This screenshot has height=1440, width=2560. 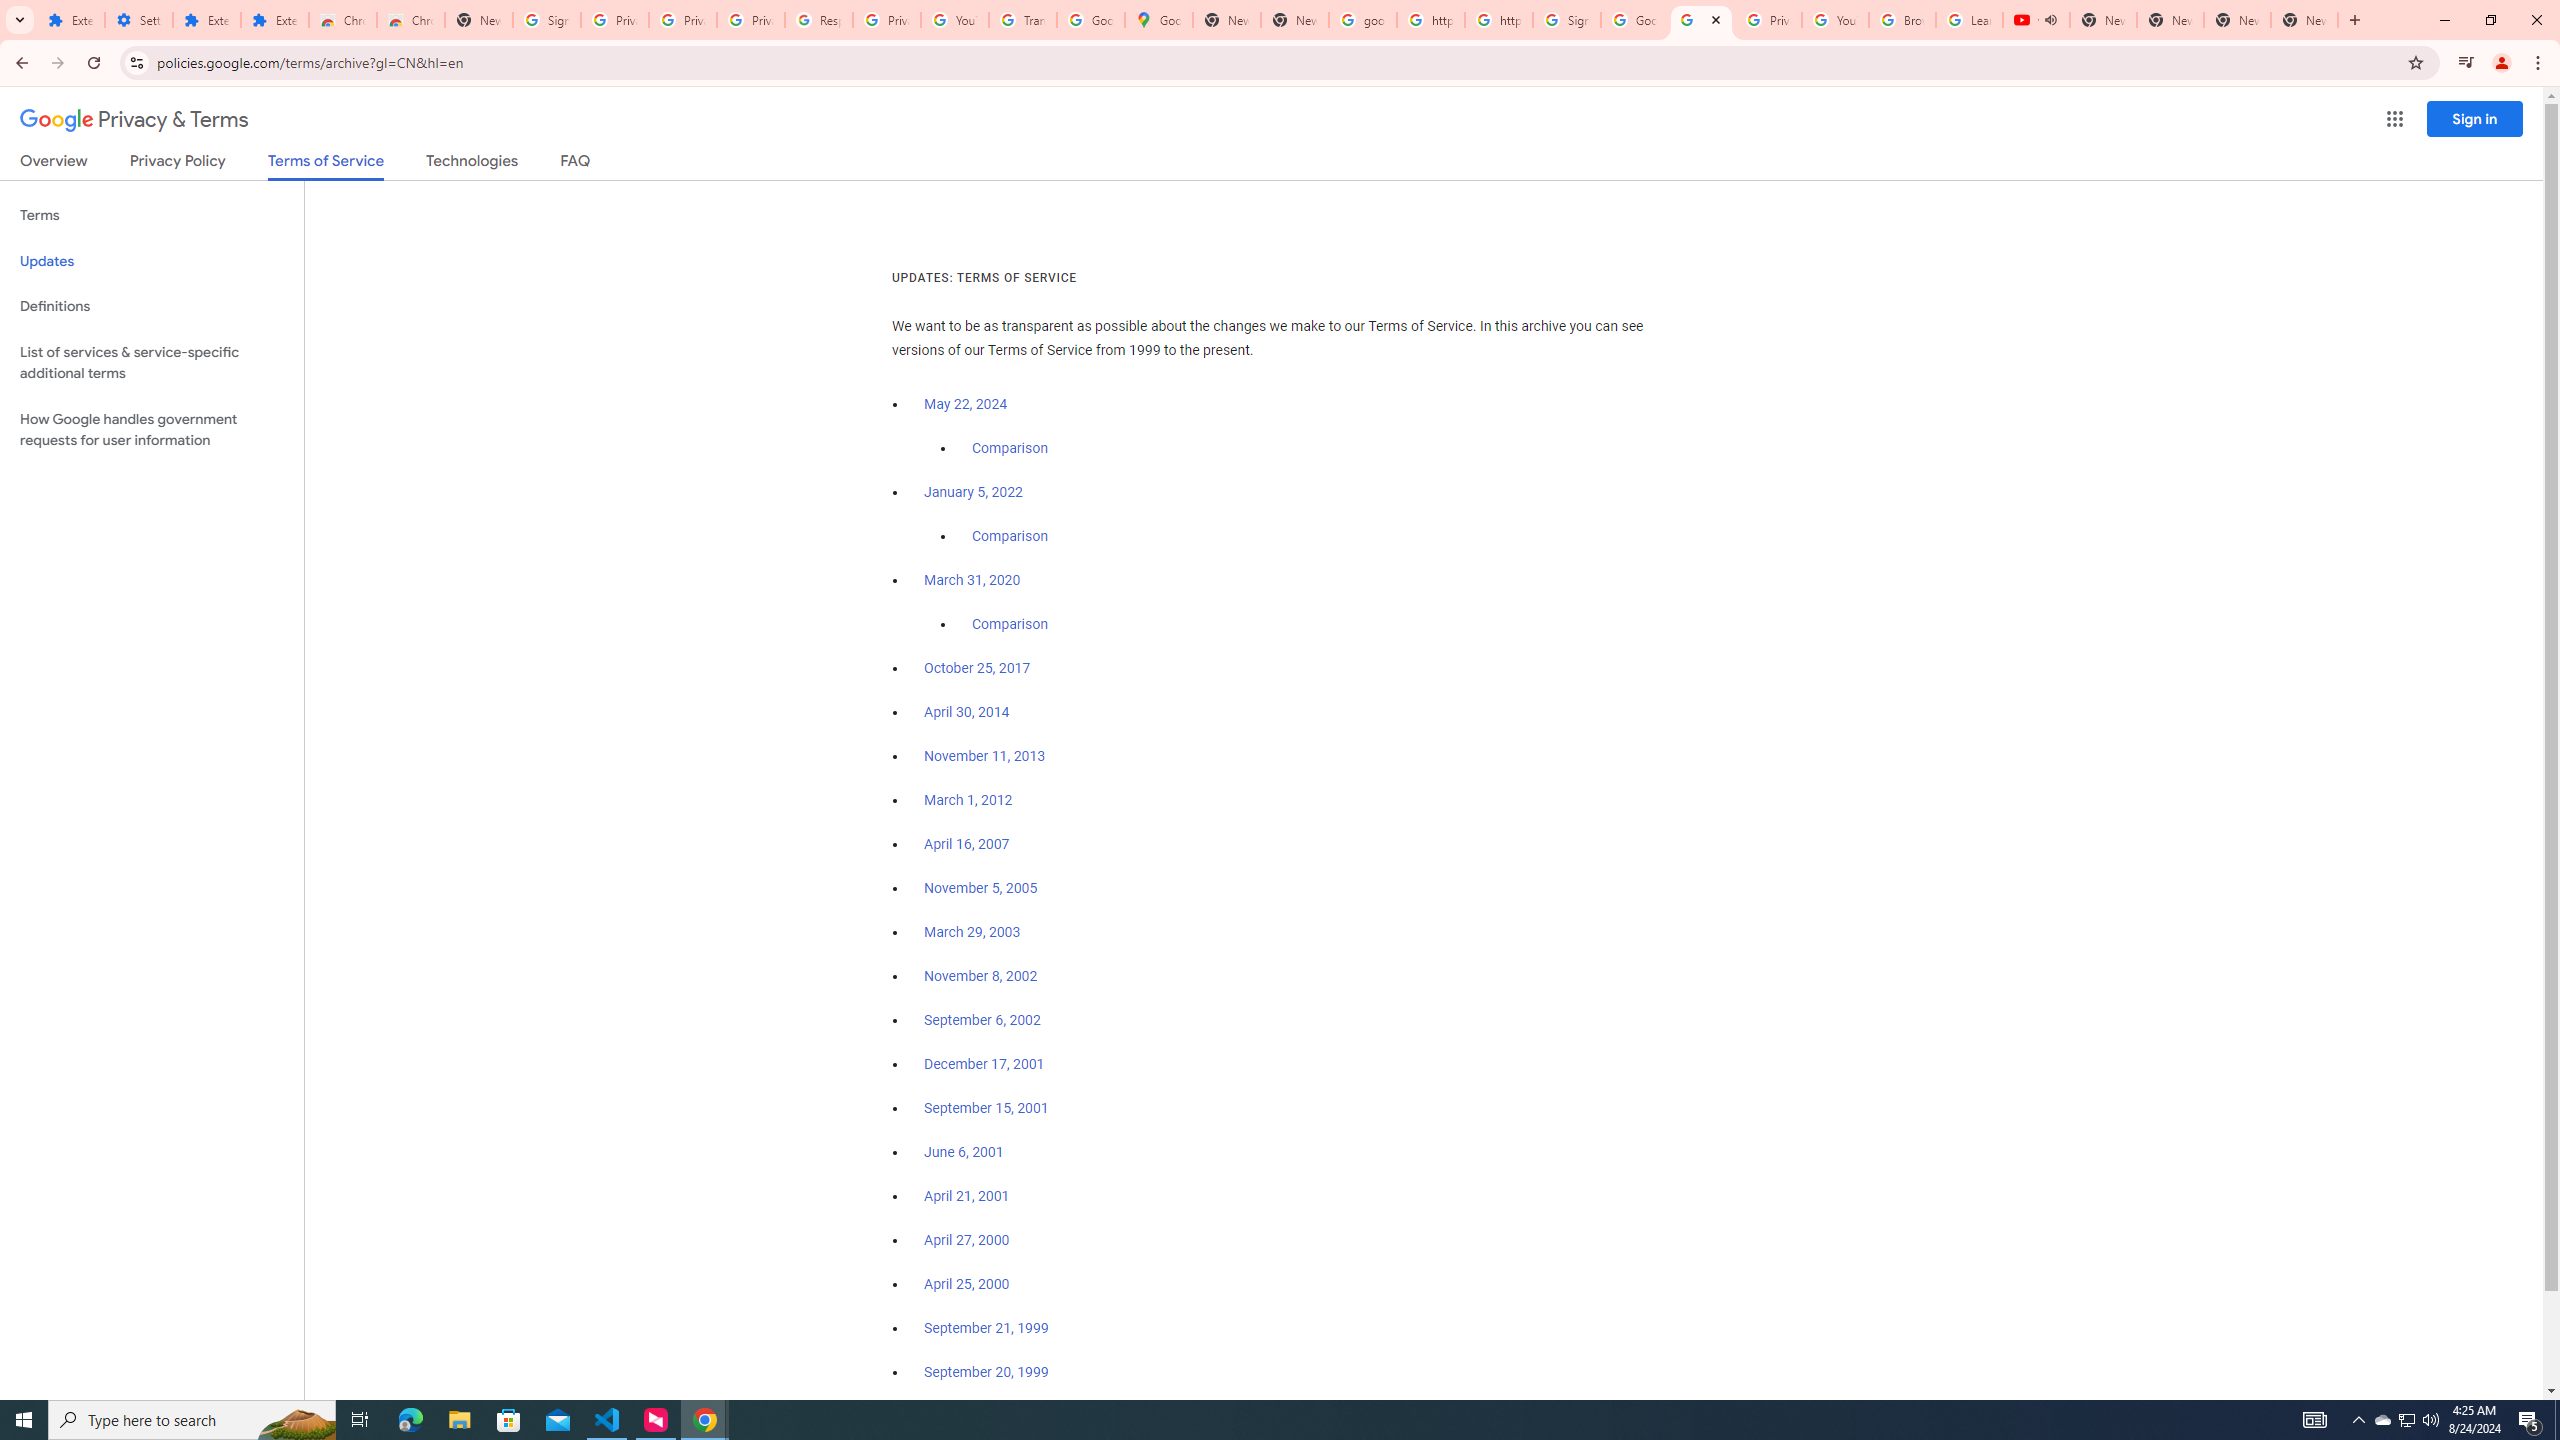 I want to click on 'December 17, 2001', so click(x=983, y=1064).